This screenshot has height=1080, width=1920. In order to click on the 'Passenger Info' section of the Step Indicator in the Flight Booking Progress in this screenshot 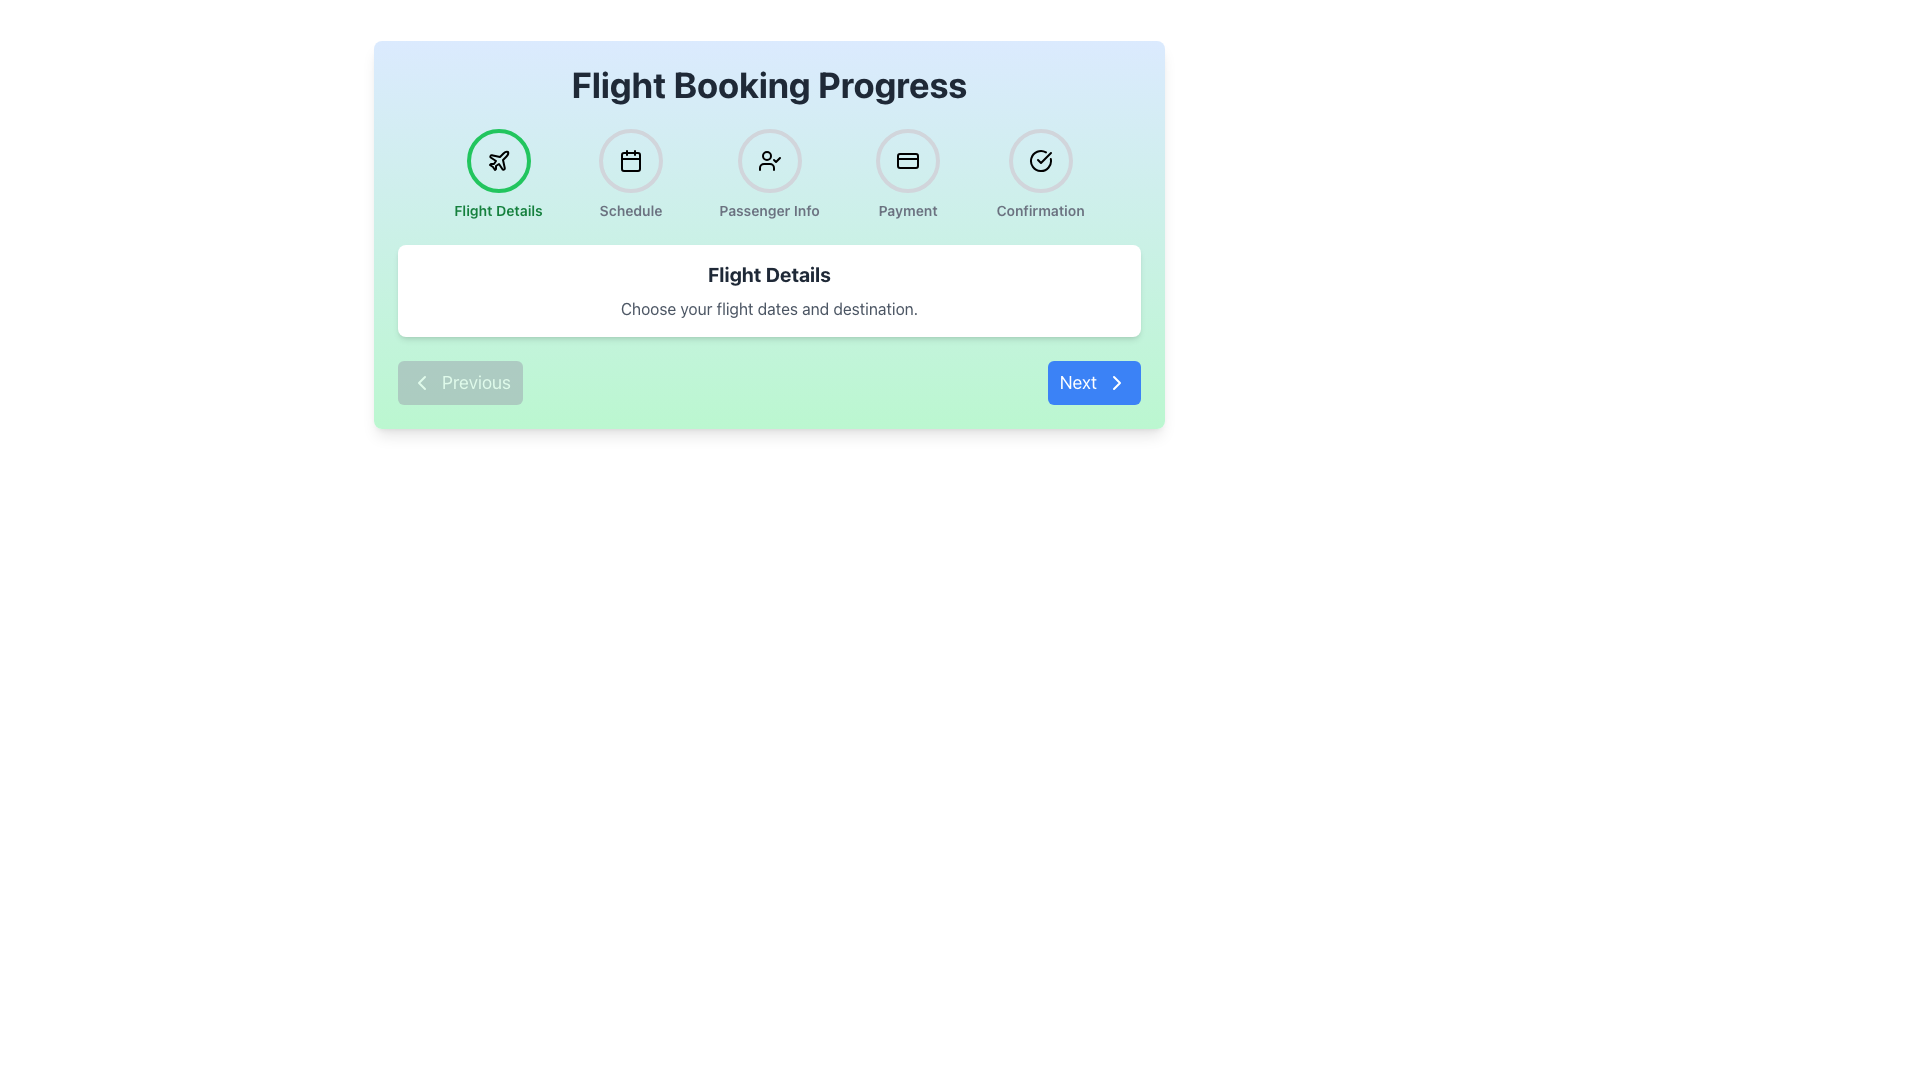, I will do `click(768, 173)`.